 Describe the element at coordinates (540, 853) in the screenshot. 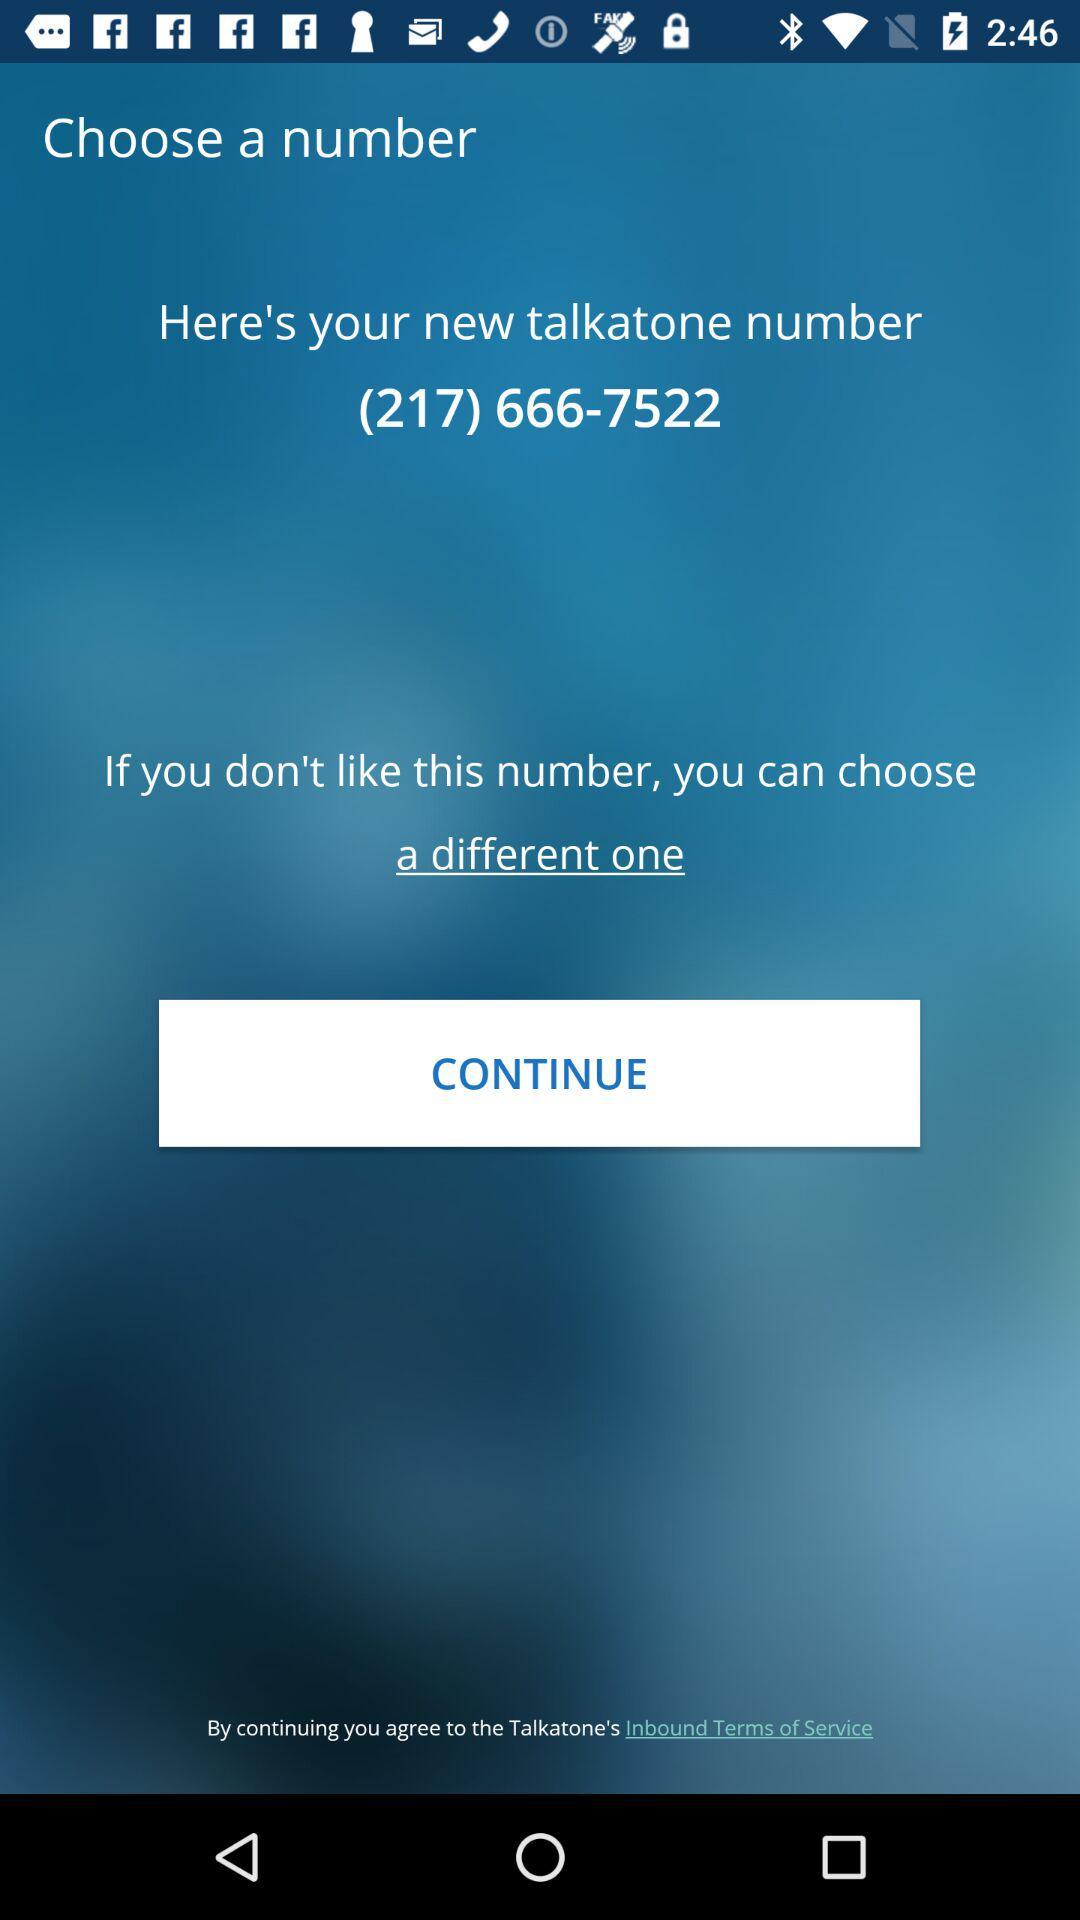

I see `a different one icon` at that location.